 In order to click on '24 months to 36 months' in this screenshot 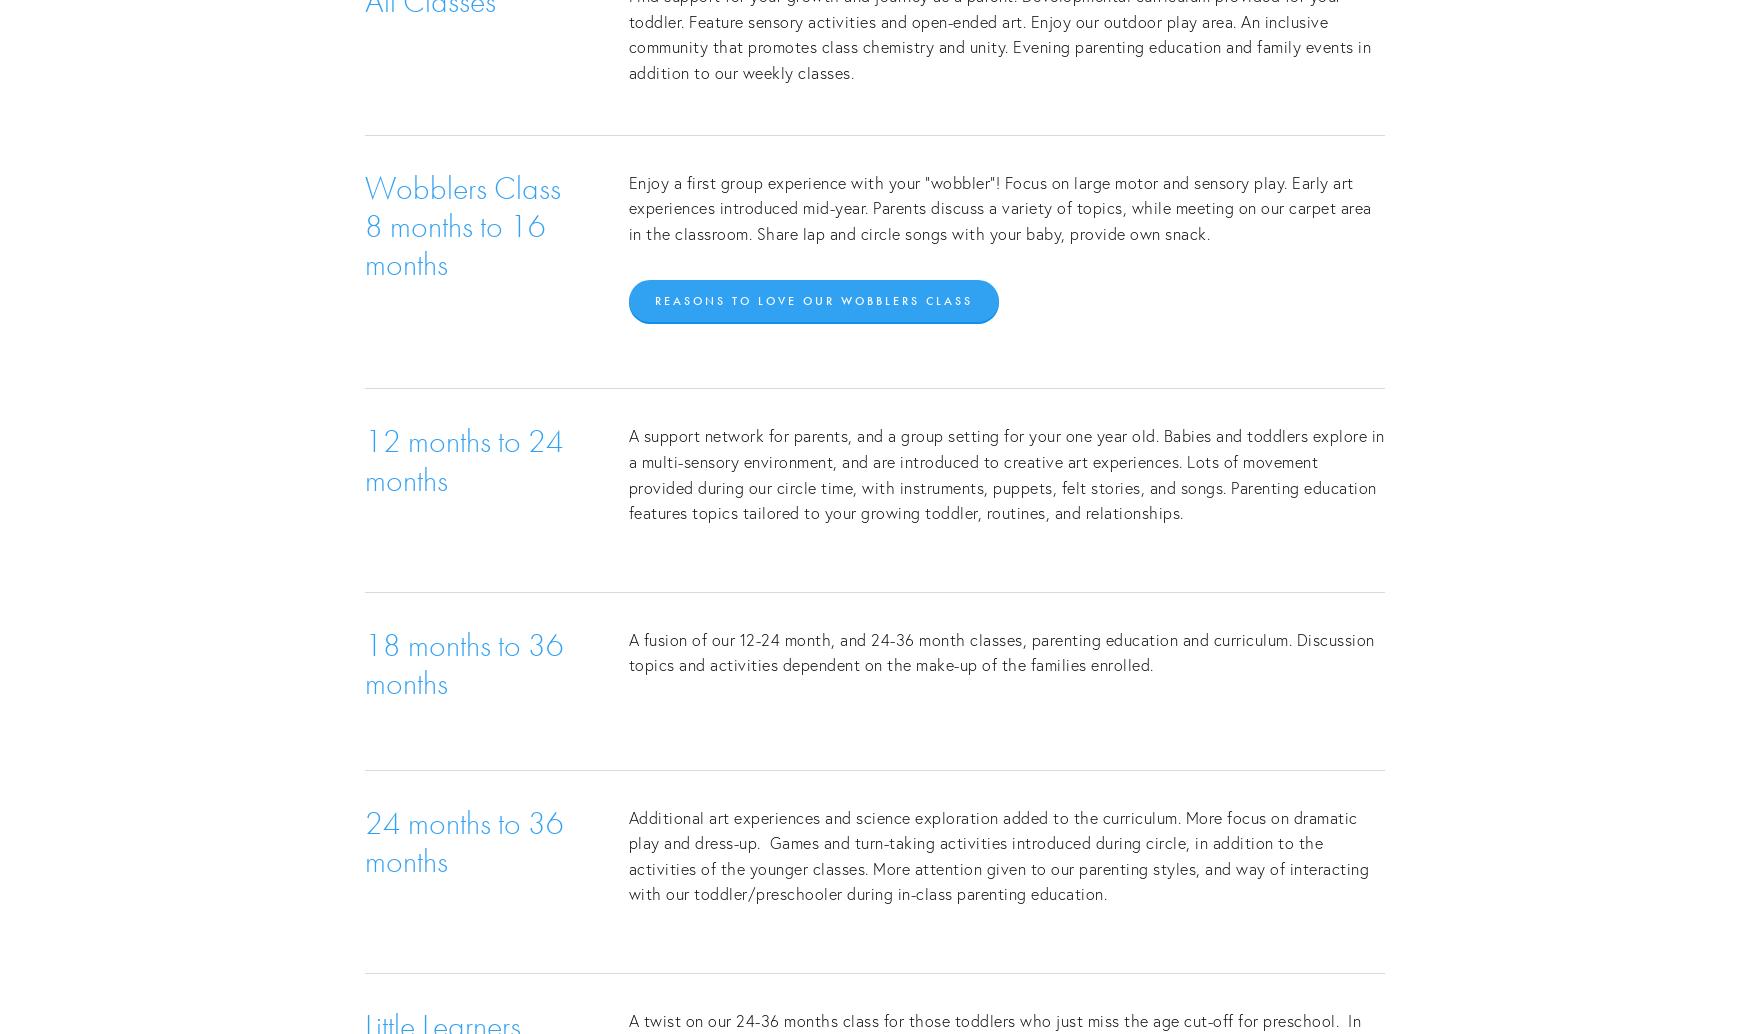, I will do `click(467, 840)`.